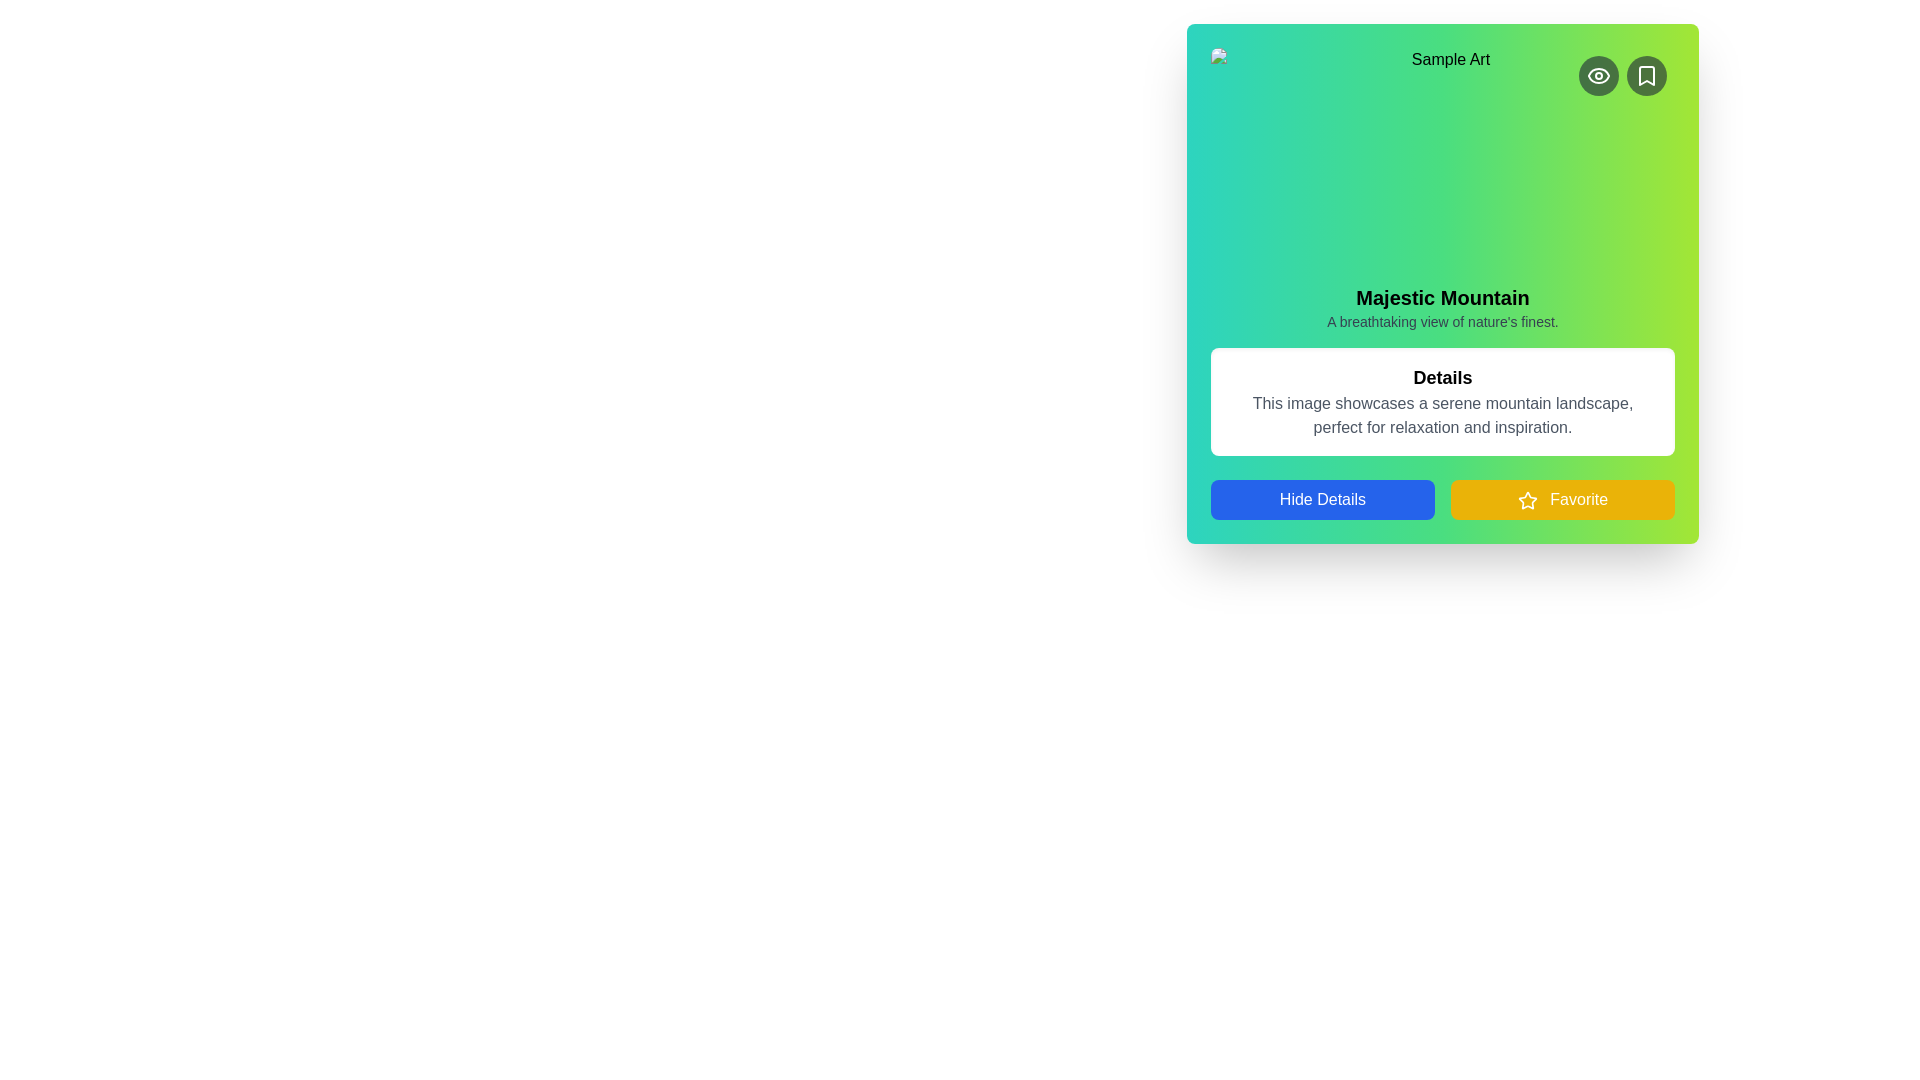 Image resolution: width=1920 pixels, height=1080 pixels. What do you see at coordinates (1526, 499) in the screenshot?
I see `the star icon located to the left of the 'Favorite' text at the bottom right of the card to mark the item as a favorite` at bounding box center [1526, 499].